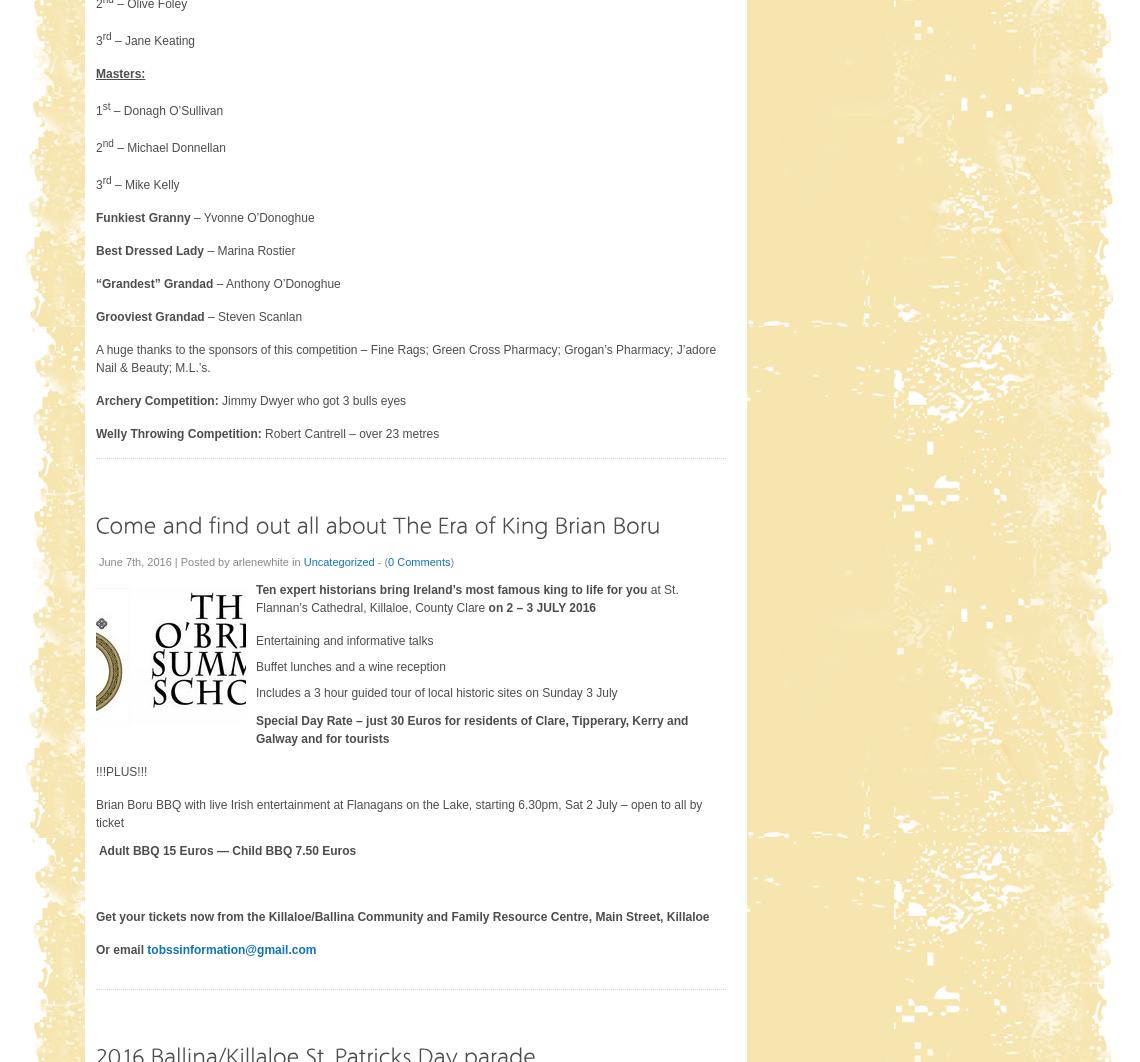 This screenshot has height=1062, width=1140. What do you see at coordinates (466, 598) in the screenshot?
I see `'at St. Flannan’s Cathedral, Killaloe, County Clare'` at bounding box center [466, 598].